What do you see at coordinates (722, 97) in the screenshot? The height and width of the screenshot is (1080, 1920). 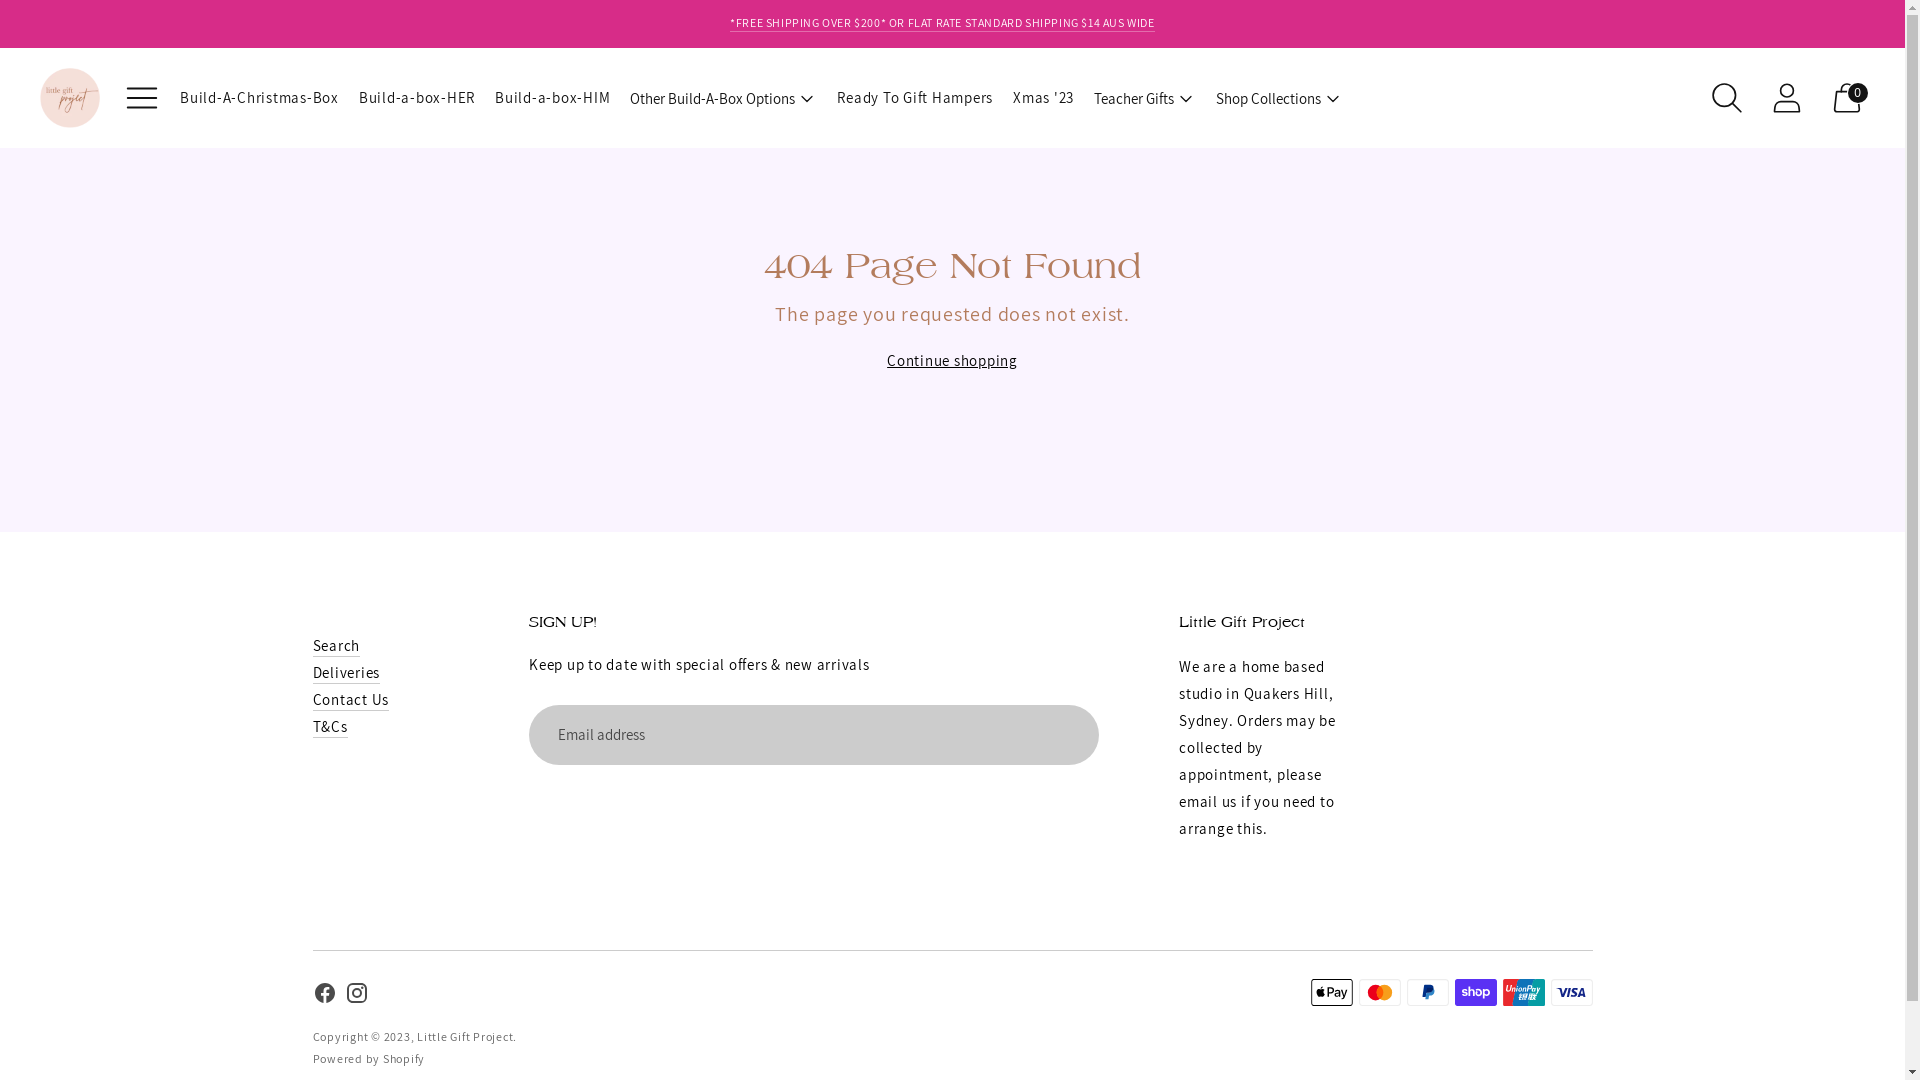 I see `'Other Build-A-Box Options'` at bounding box center [722, 97].